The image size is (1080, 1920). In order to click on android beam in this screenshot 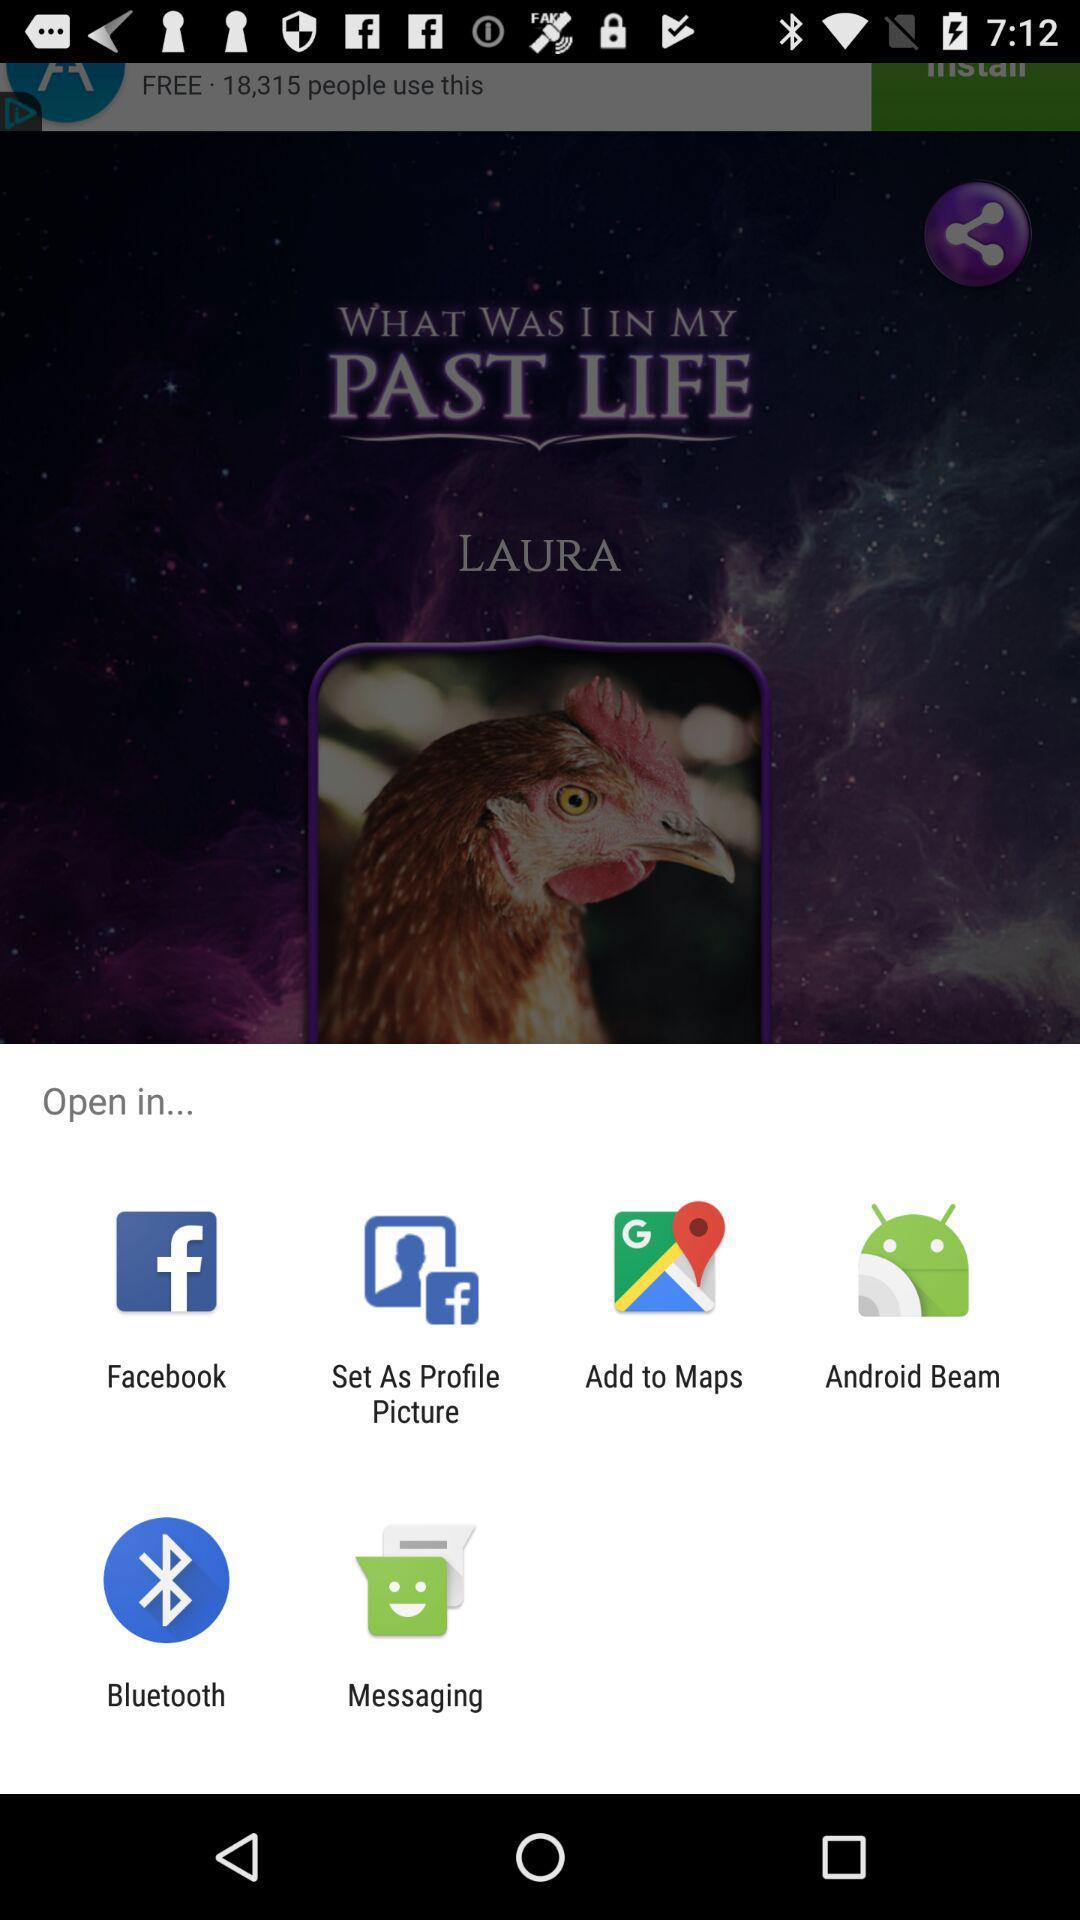, I will do `click(913, 1392)`.